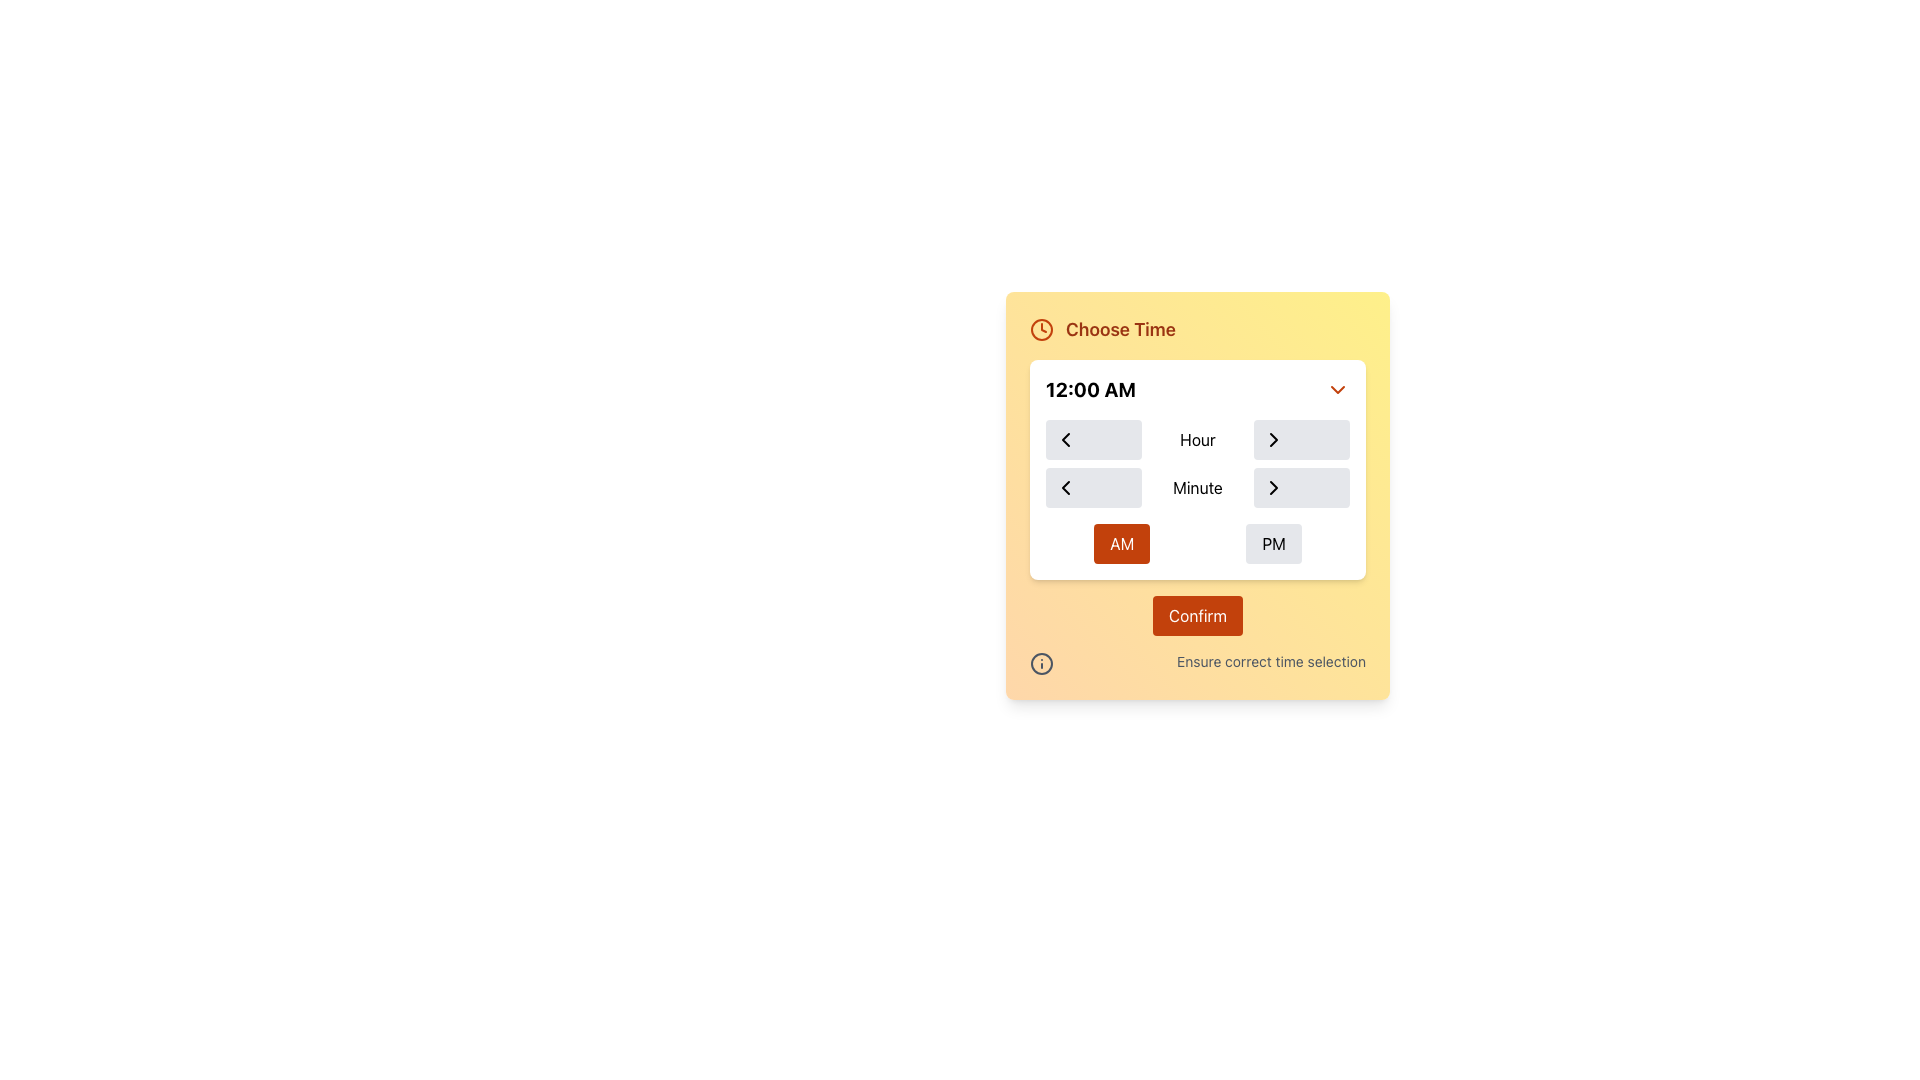  What do you see at coordinates (1040, 663) in the screenshot?
I see `the circular graphical component of the information-themed icon located near the top left corner of the Choose Time dialog, adjacent to the 'Choose Time' label` at bounding box center [1040, 663].